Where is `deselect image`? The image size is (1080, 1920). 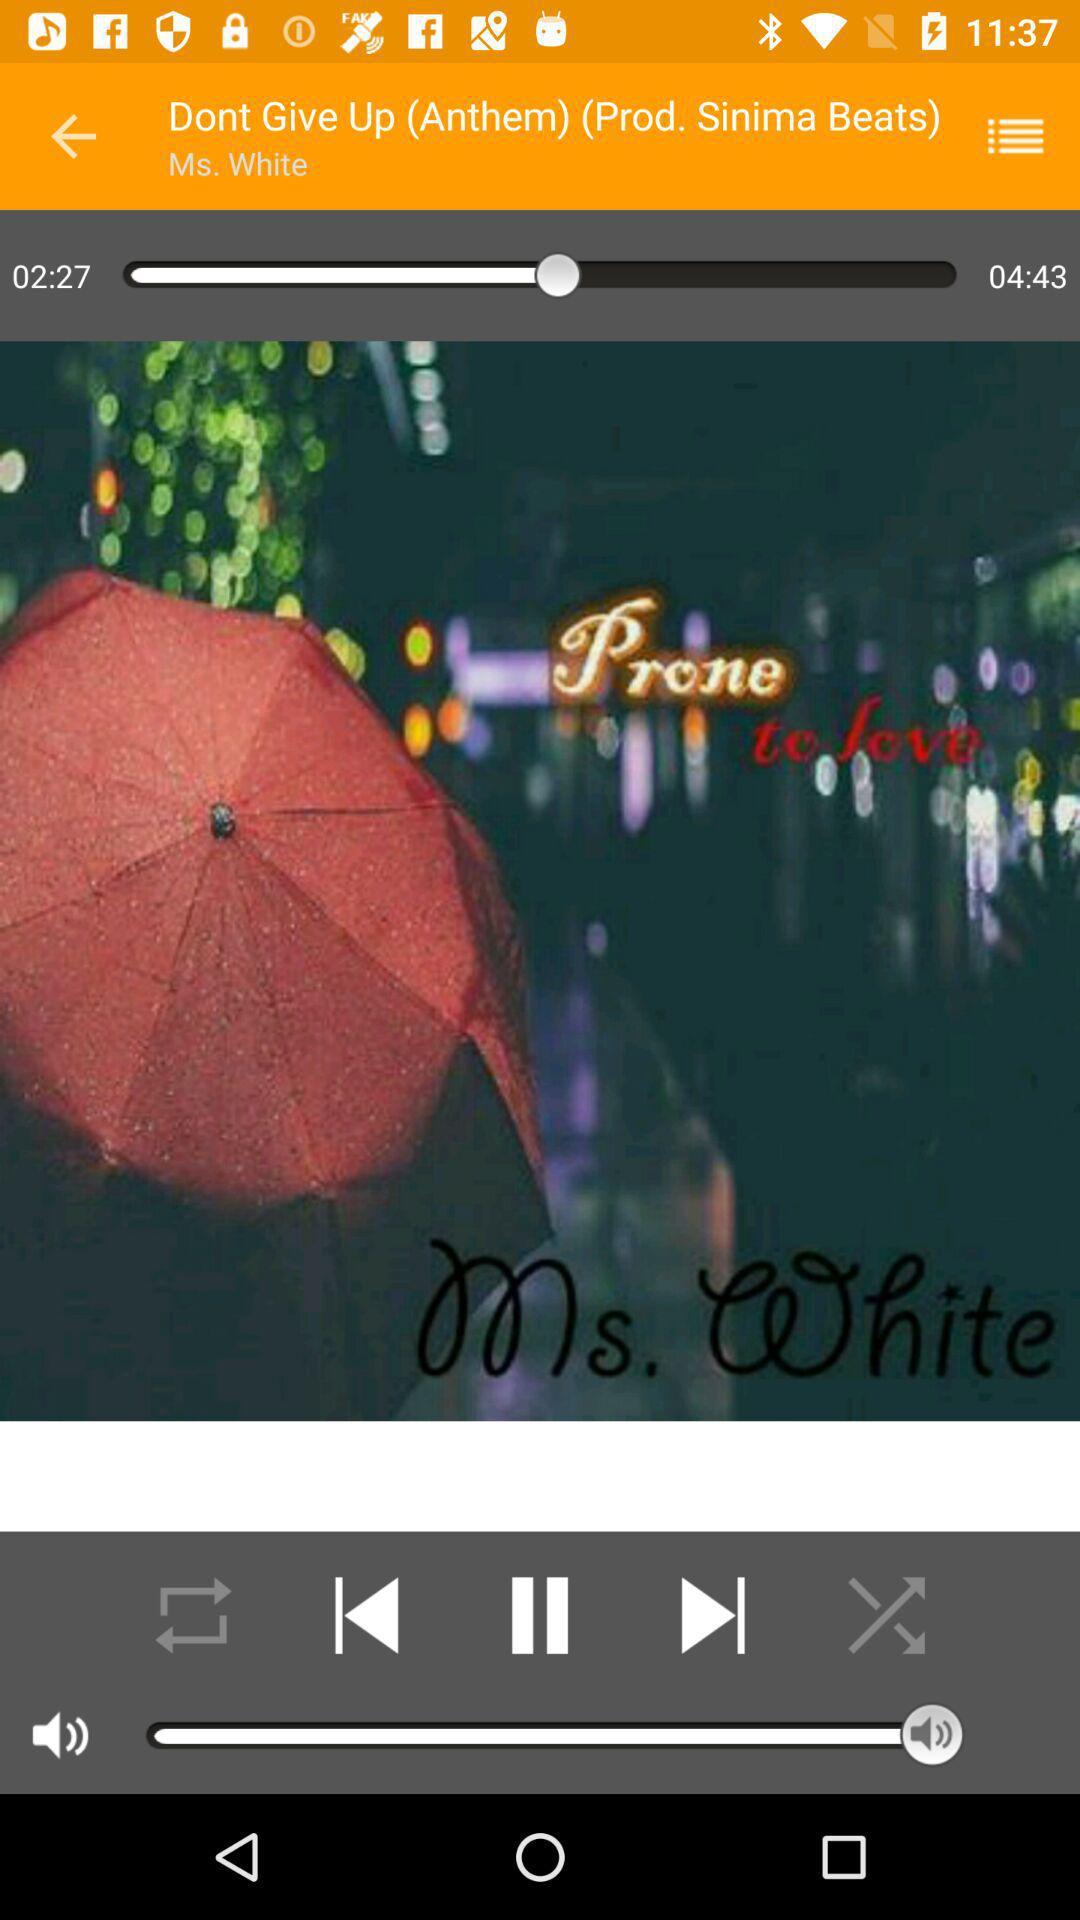
deselect image is located at coordinates (885, 1615).